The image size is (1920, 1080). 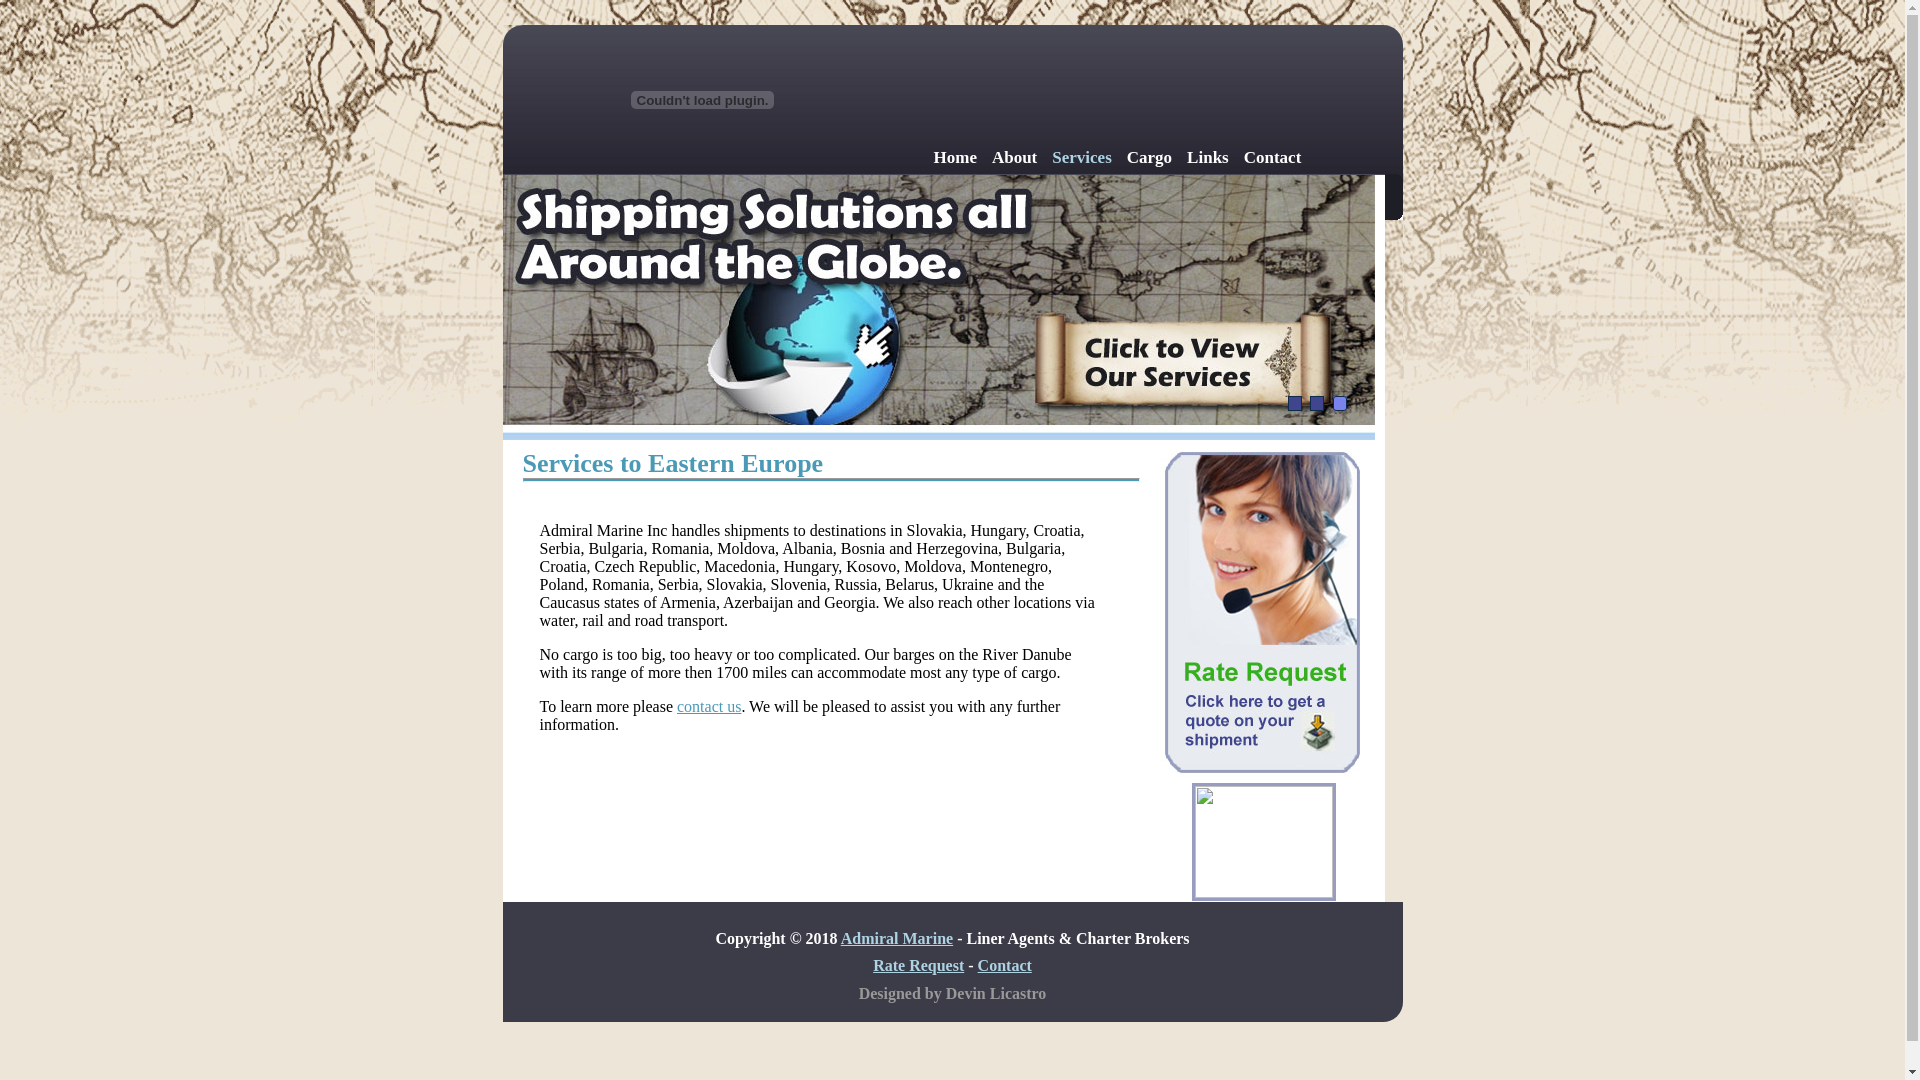 I want to click on 'Admiral Marine', so click(x=840, y=938).